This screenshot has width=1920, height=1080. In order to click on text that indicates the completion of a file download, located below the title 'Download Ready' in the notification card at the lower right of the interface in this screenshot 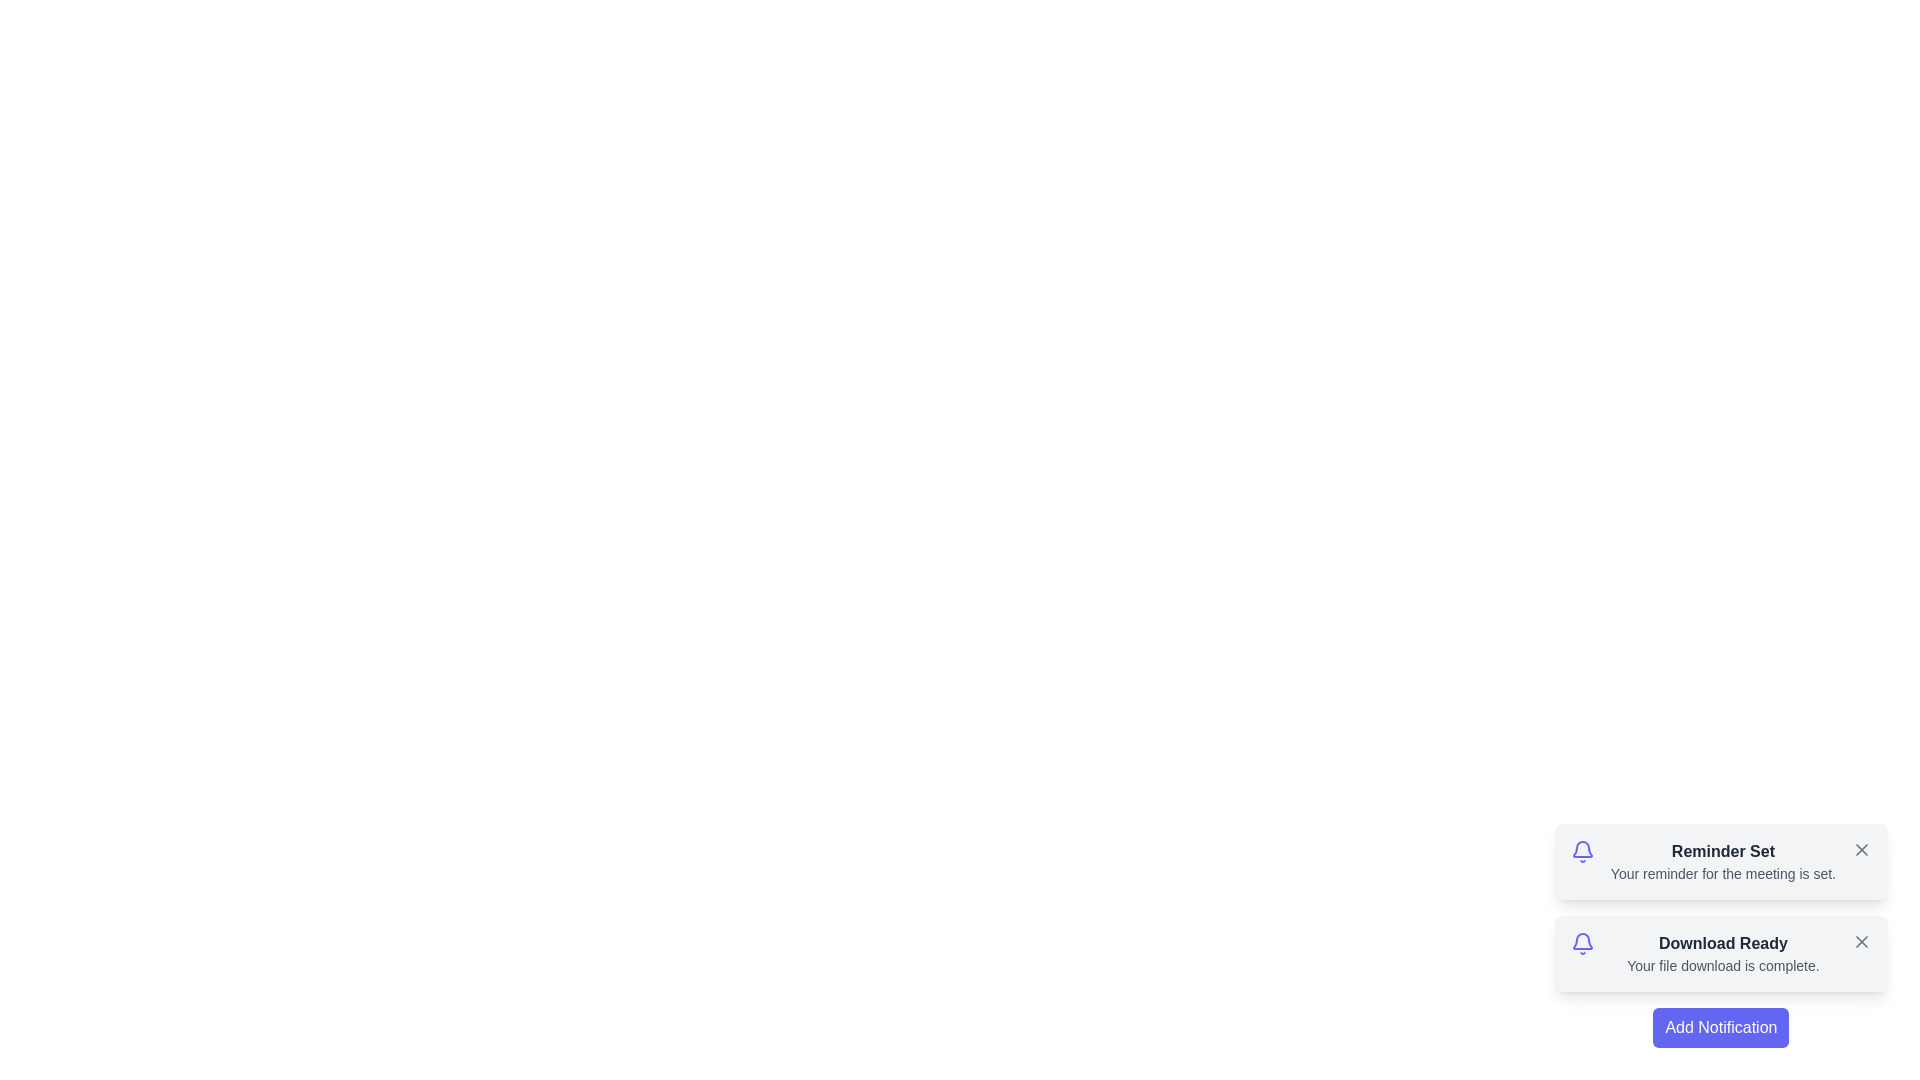, I will do `click(1722, 964)`.